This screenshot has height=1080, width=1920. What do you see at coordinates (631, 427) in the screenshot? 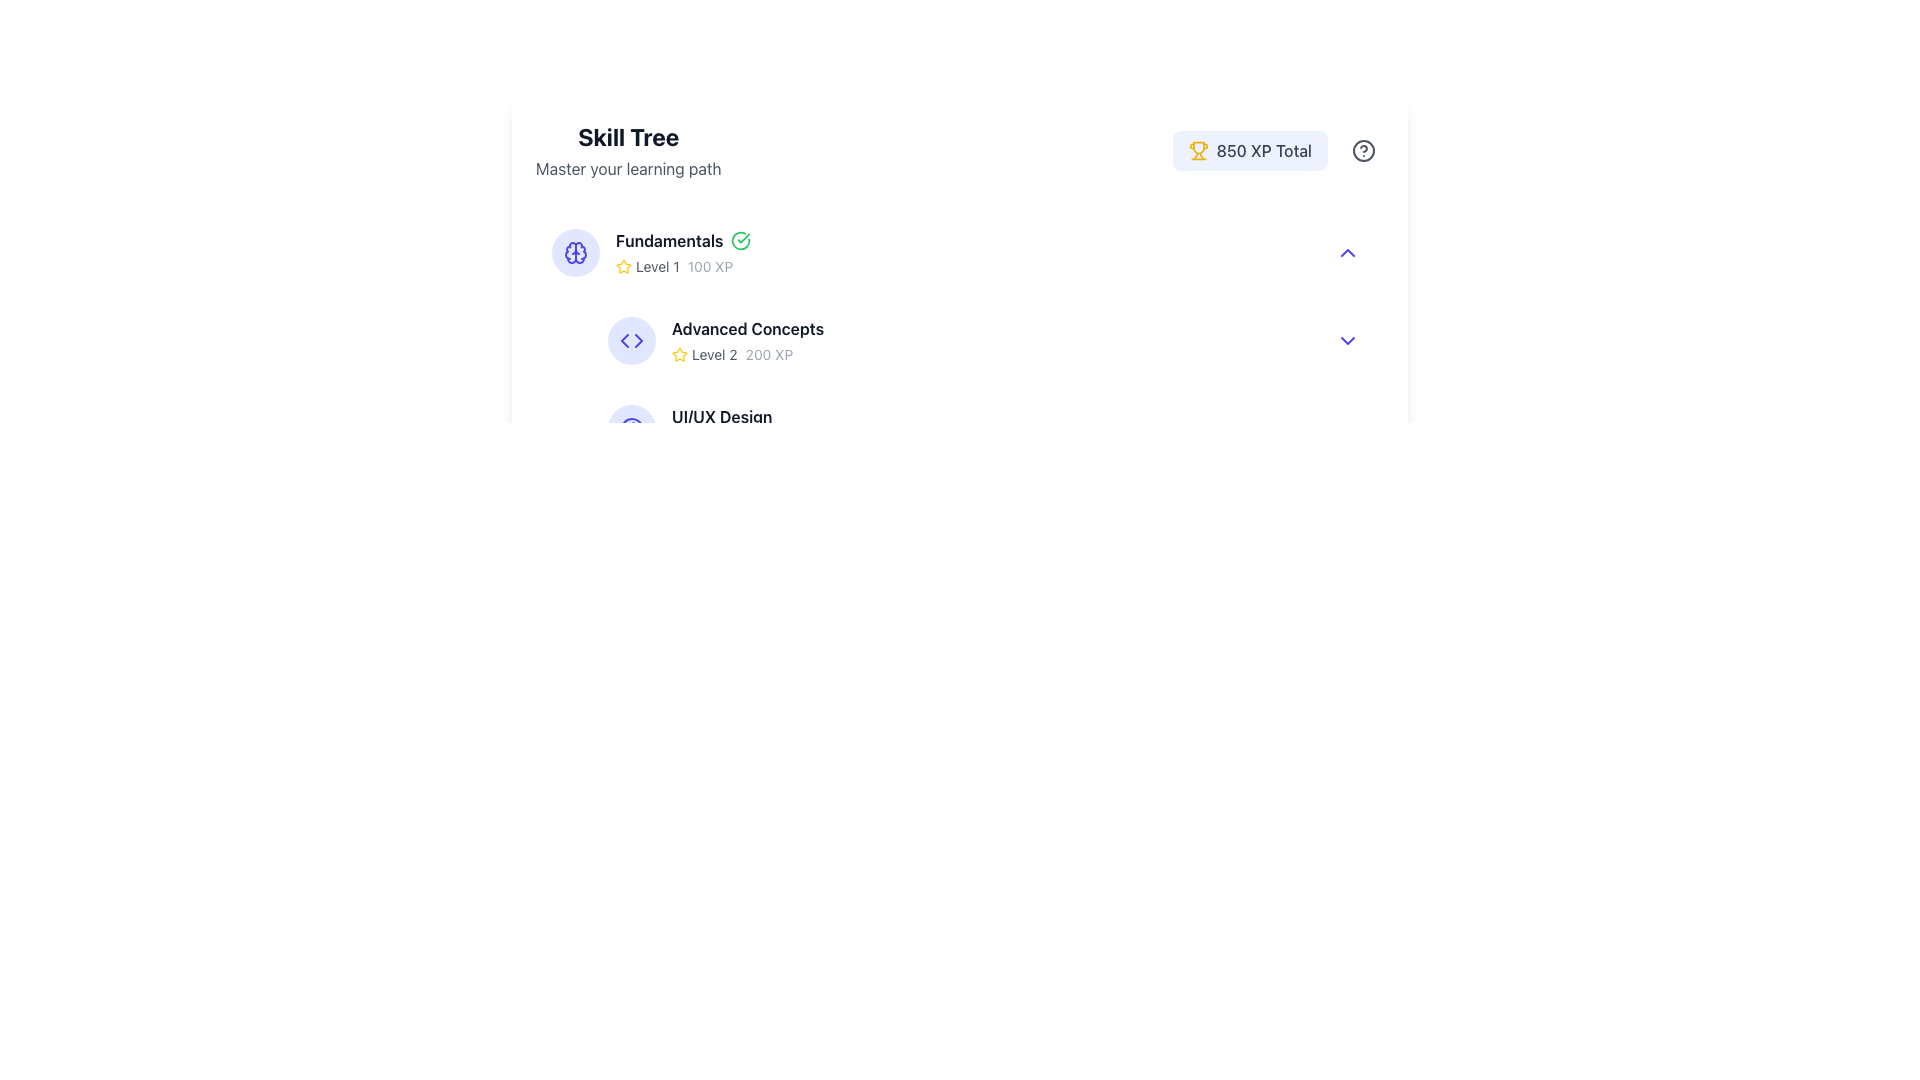
I see `the circular badge with a light indigo background and an artistic palette icon, located at the beginning of the 'UI/UX Design' row in the 'Skill Tree' interface` at bounding box center [631, 427].